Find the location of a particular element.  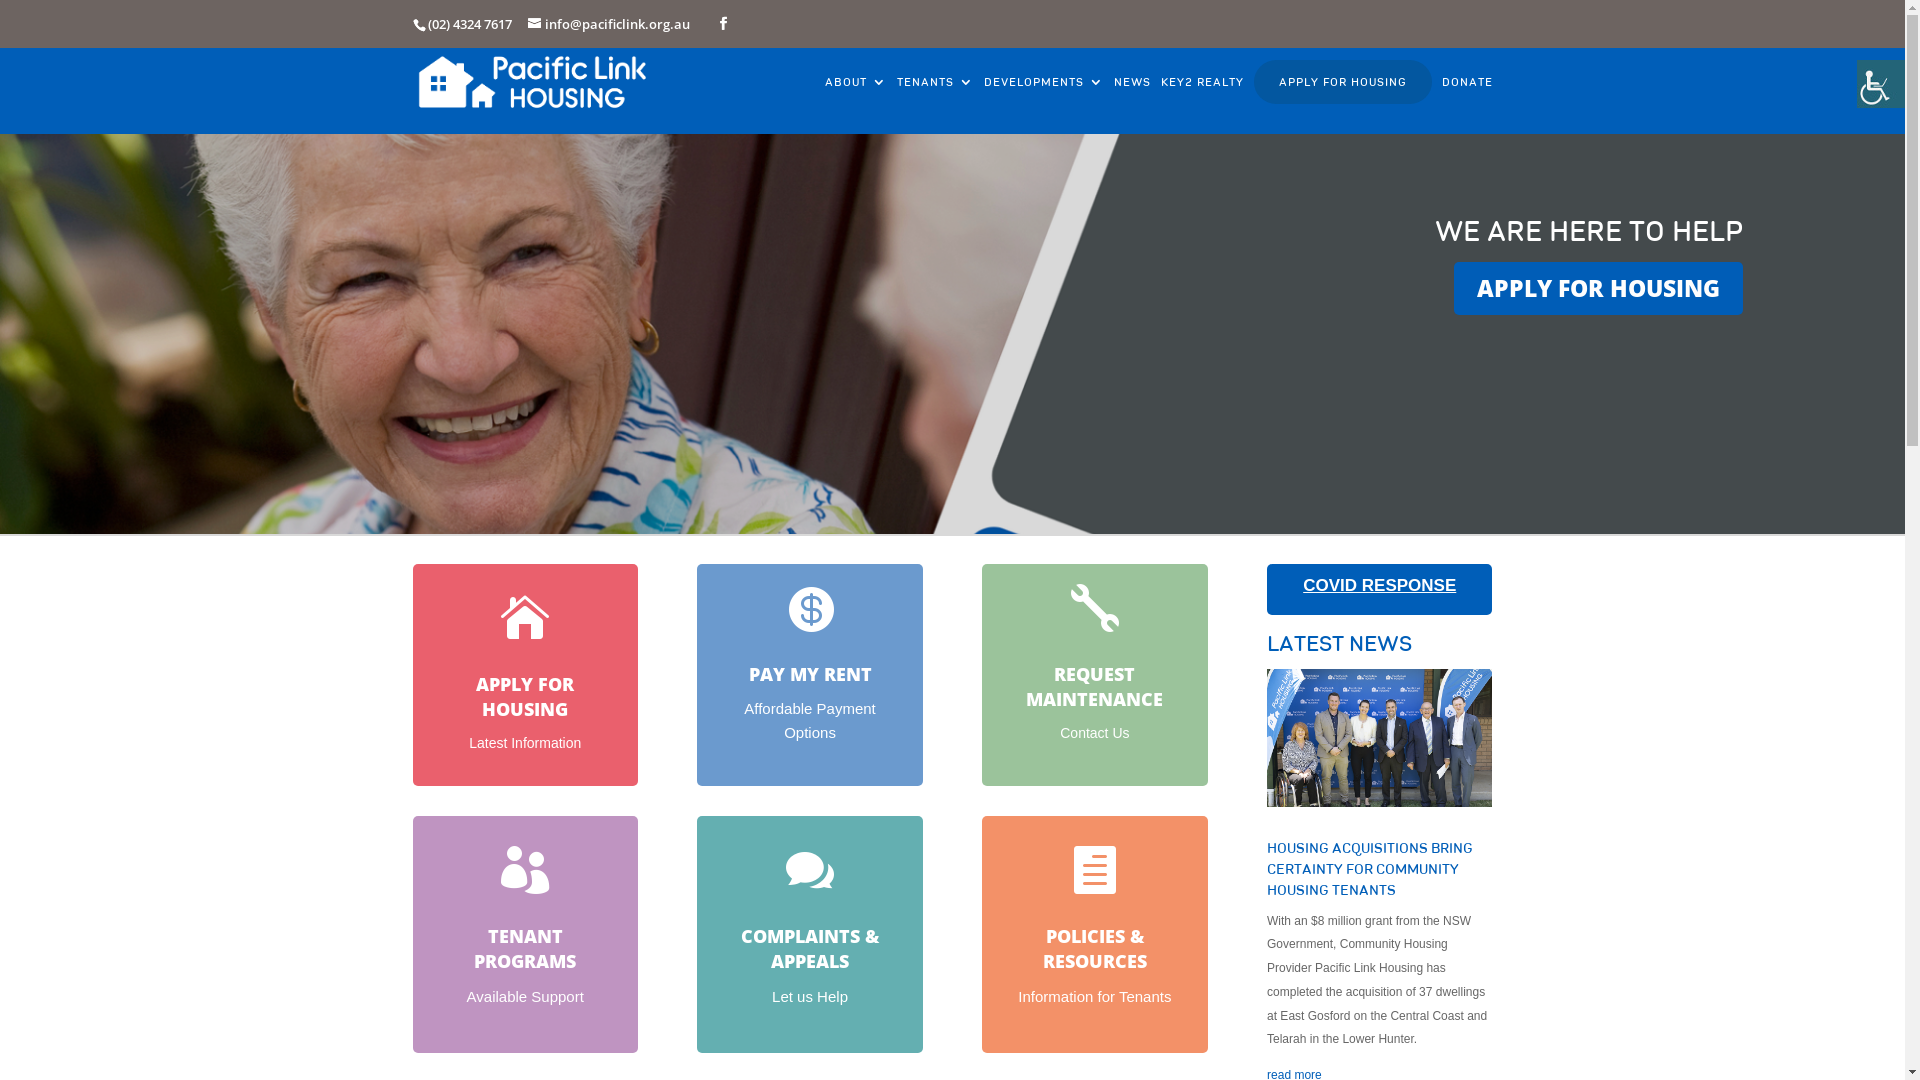

'TENANTS' is located at coordinates (933, 104).